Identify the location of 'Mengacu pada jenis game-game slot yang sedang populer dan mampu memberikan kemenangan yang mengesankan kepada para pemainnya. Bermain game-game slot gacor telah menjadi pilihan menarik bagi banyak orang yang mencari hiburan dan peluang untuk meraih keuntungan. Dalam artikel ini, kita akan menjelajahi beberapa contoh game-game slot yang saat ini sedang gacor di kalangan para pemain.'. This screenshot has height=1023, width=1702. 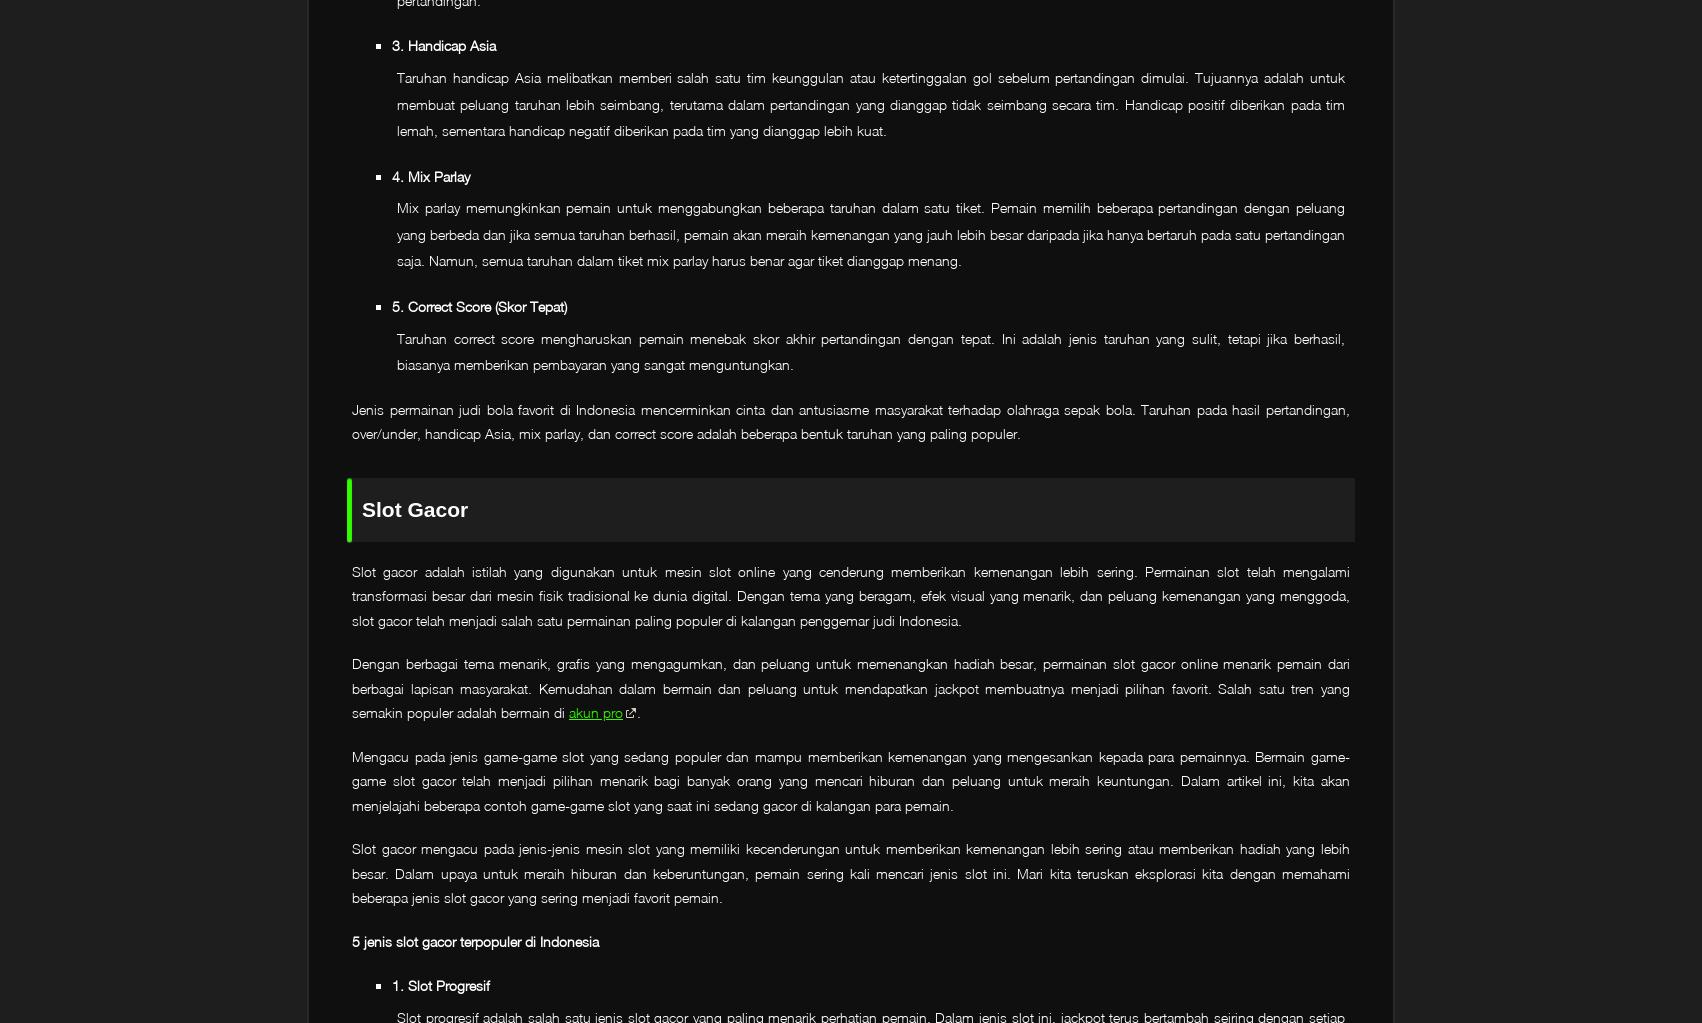
(851, 779).